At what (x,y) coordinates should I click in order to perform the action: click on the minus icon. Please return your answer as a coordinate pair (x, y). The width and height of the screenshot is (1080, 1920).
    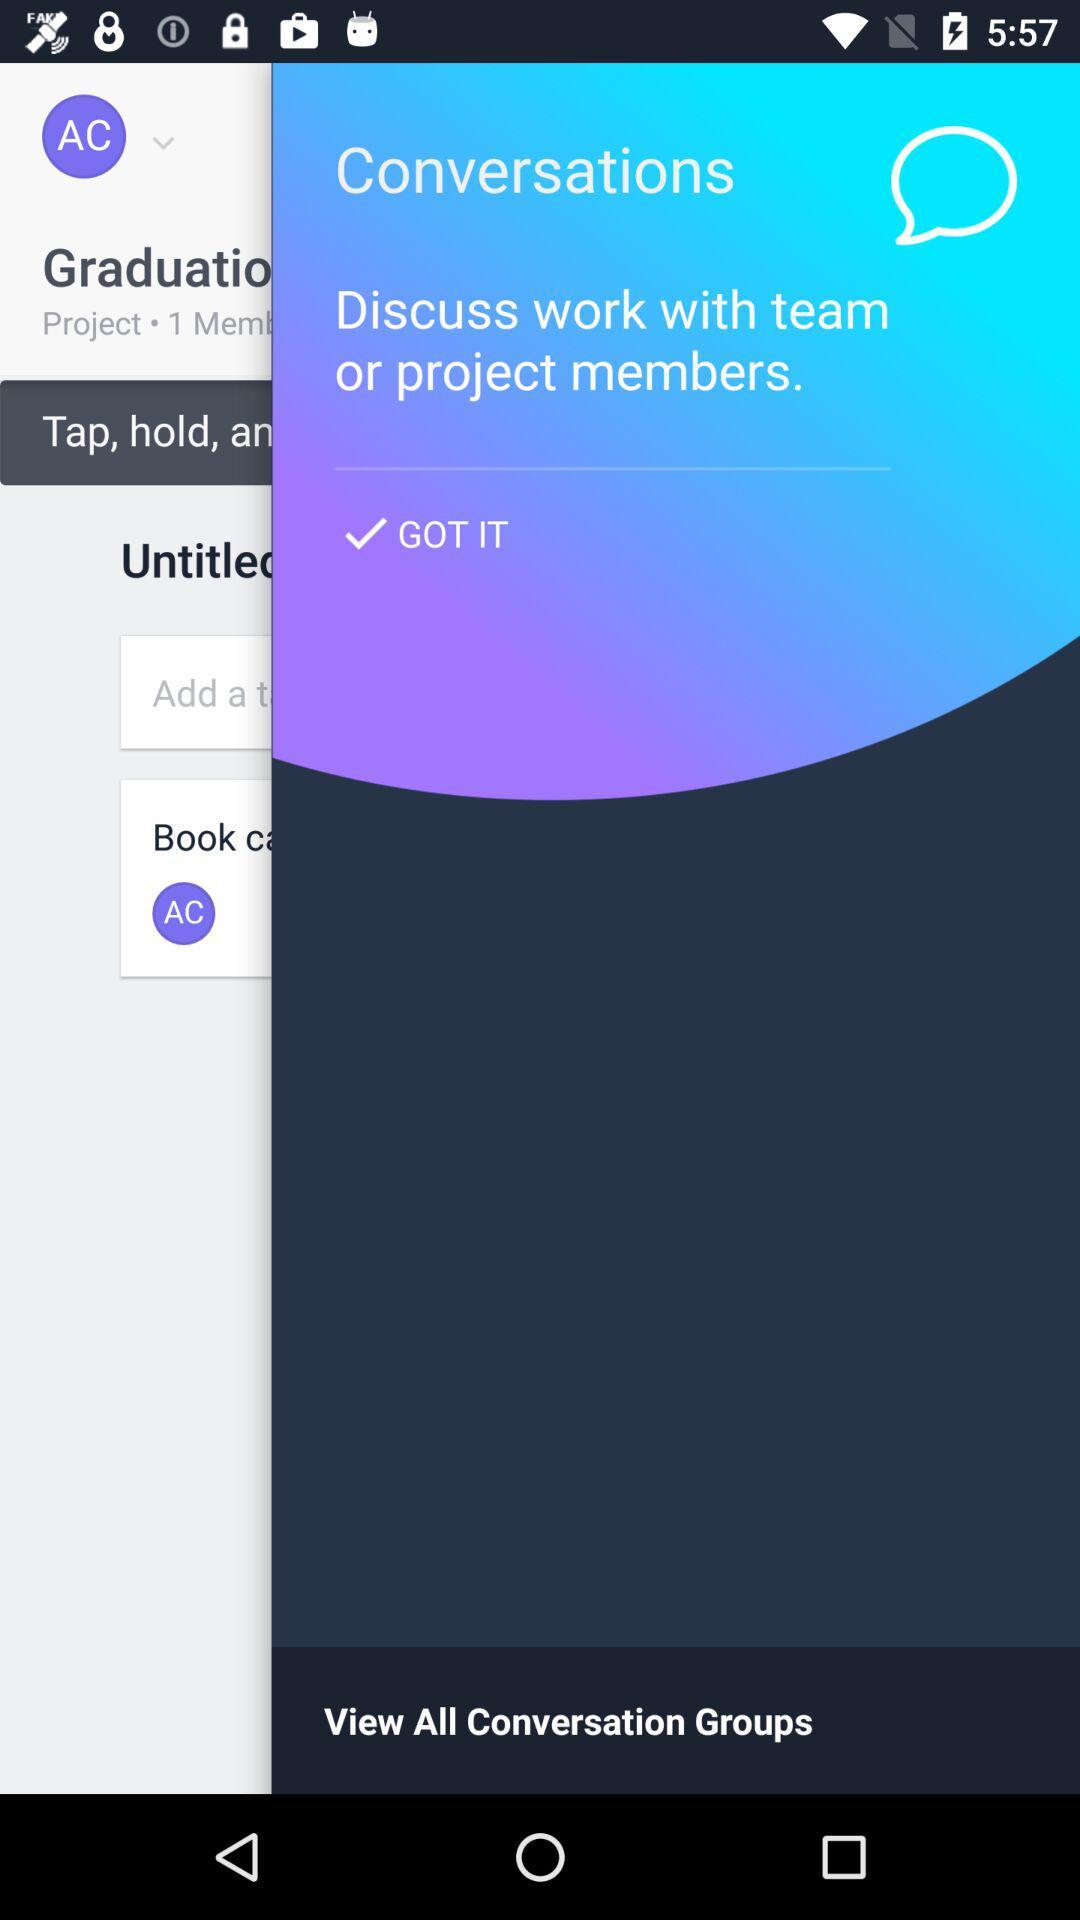
    Looking at the image, I should click on (958, 1667).